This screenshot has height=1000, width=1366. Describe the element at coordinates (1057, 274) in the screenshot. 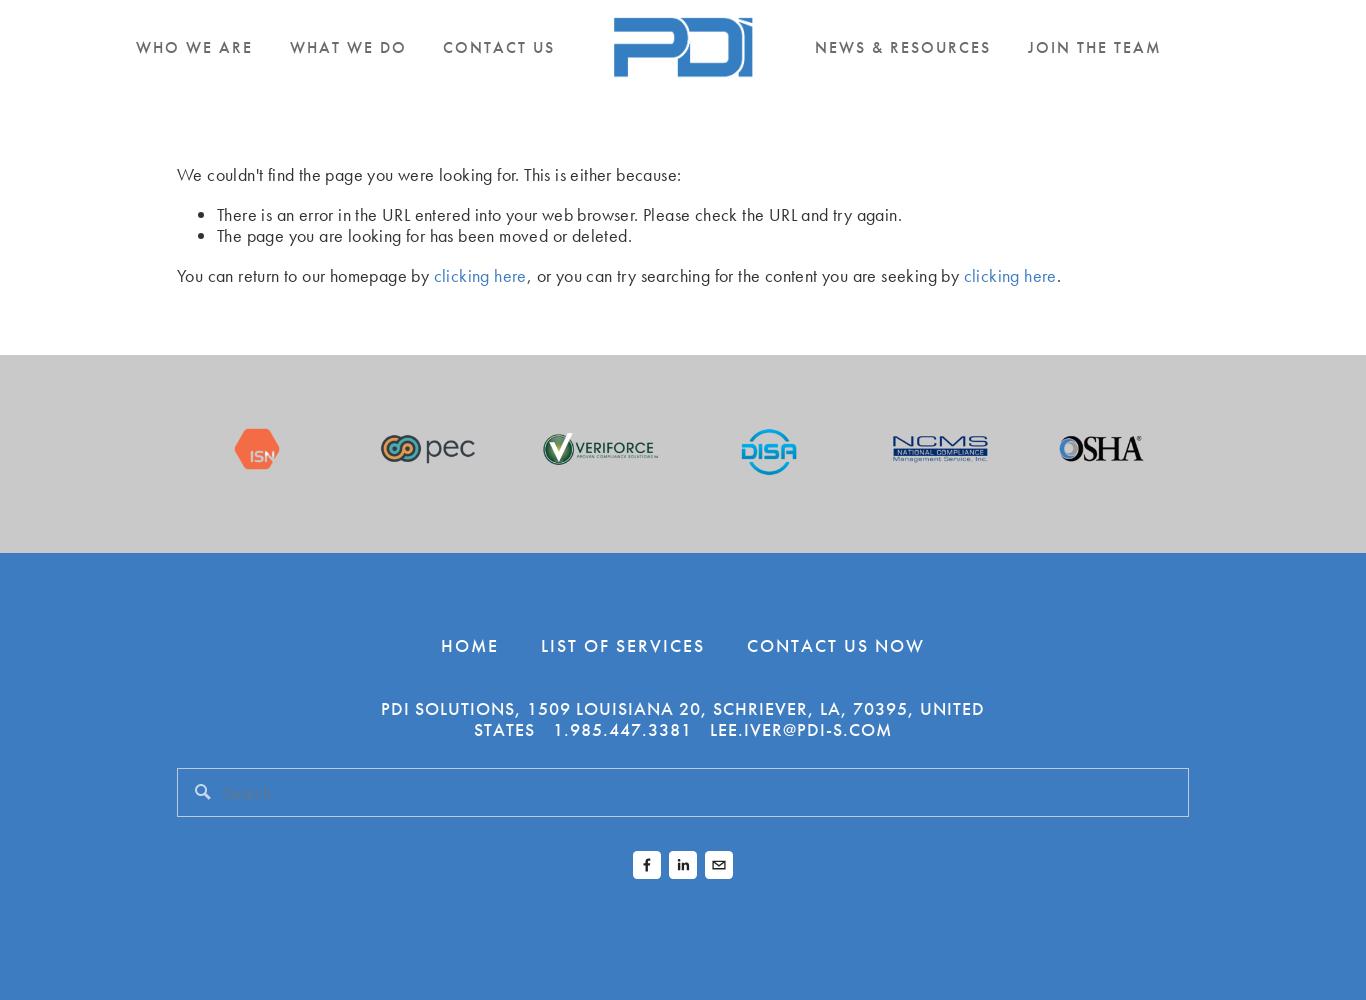

I see `'.'` at that location.